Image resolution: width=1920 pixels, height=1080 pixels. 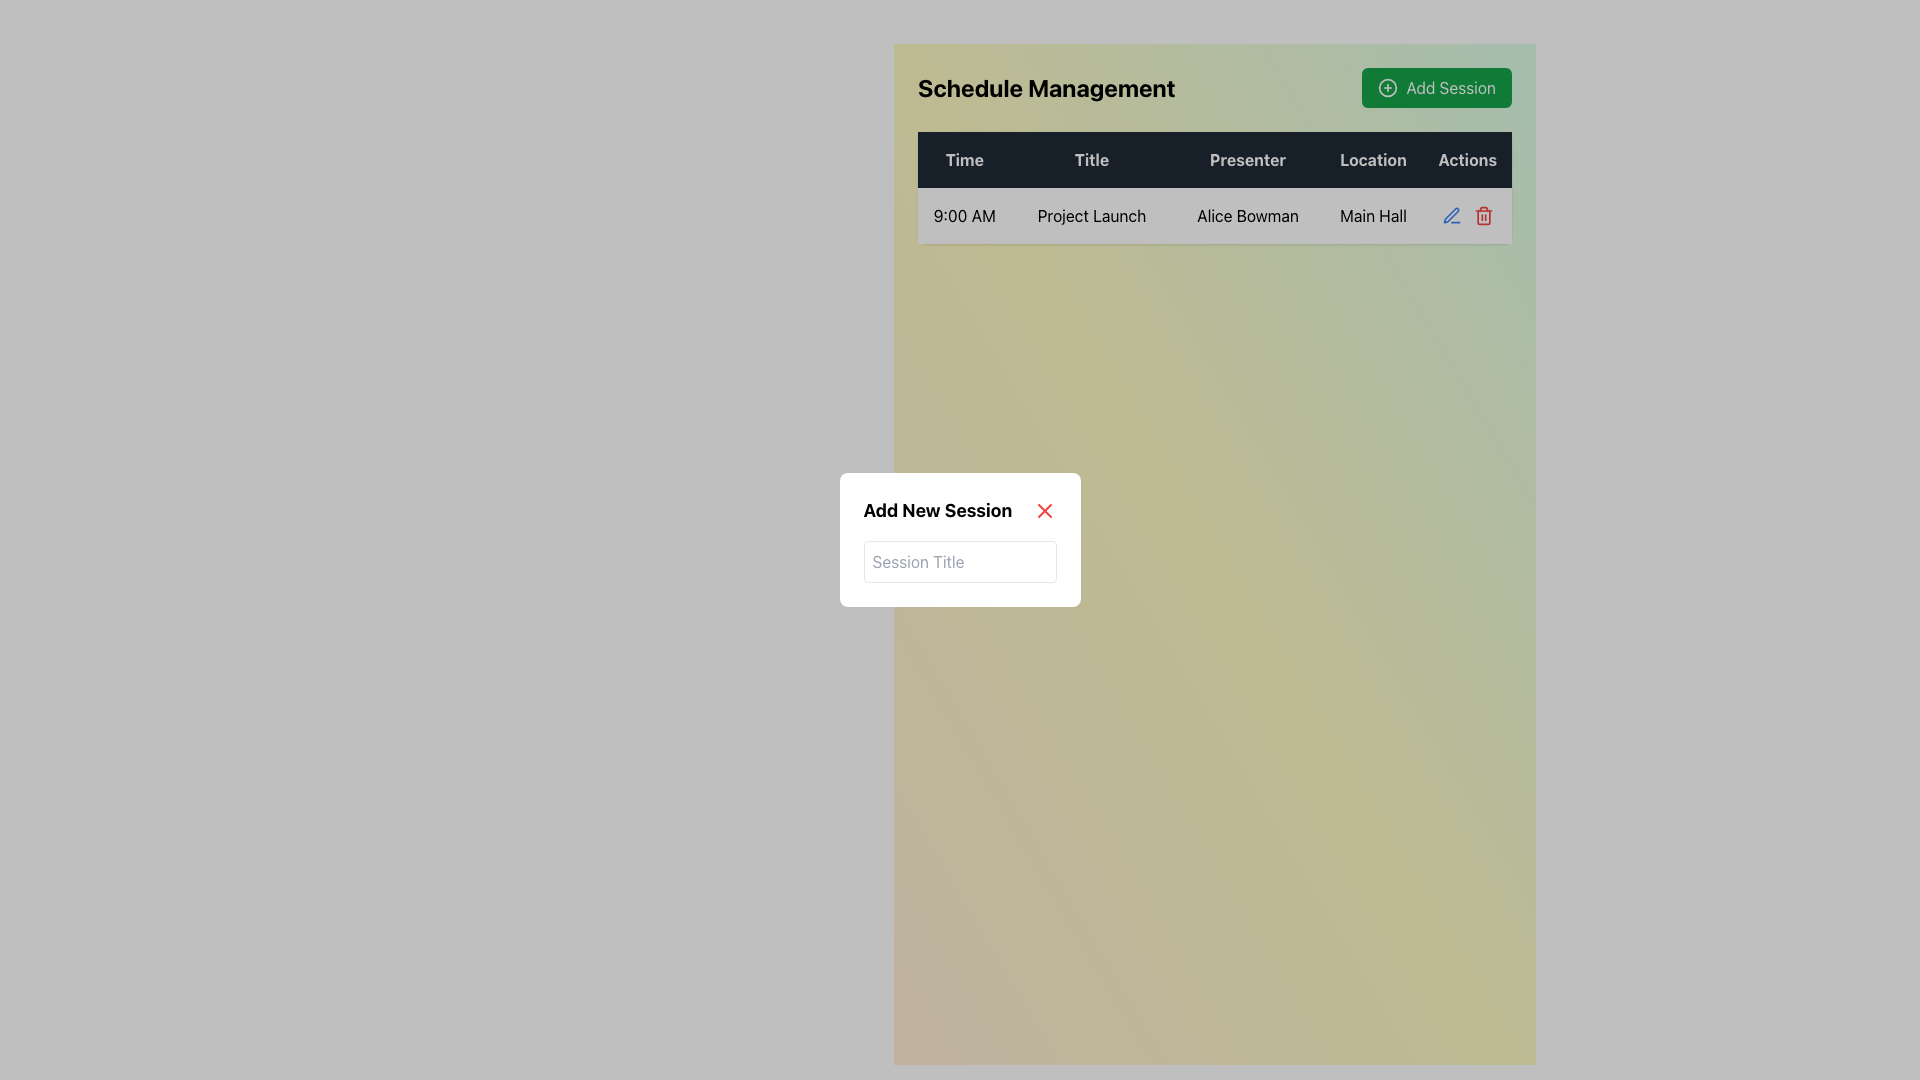 I want to click on the Text Label that serves as a column header indicating the location of an event or item, positioned between 'Presenter' and 'Actions', so click(x=1372, y=158).